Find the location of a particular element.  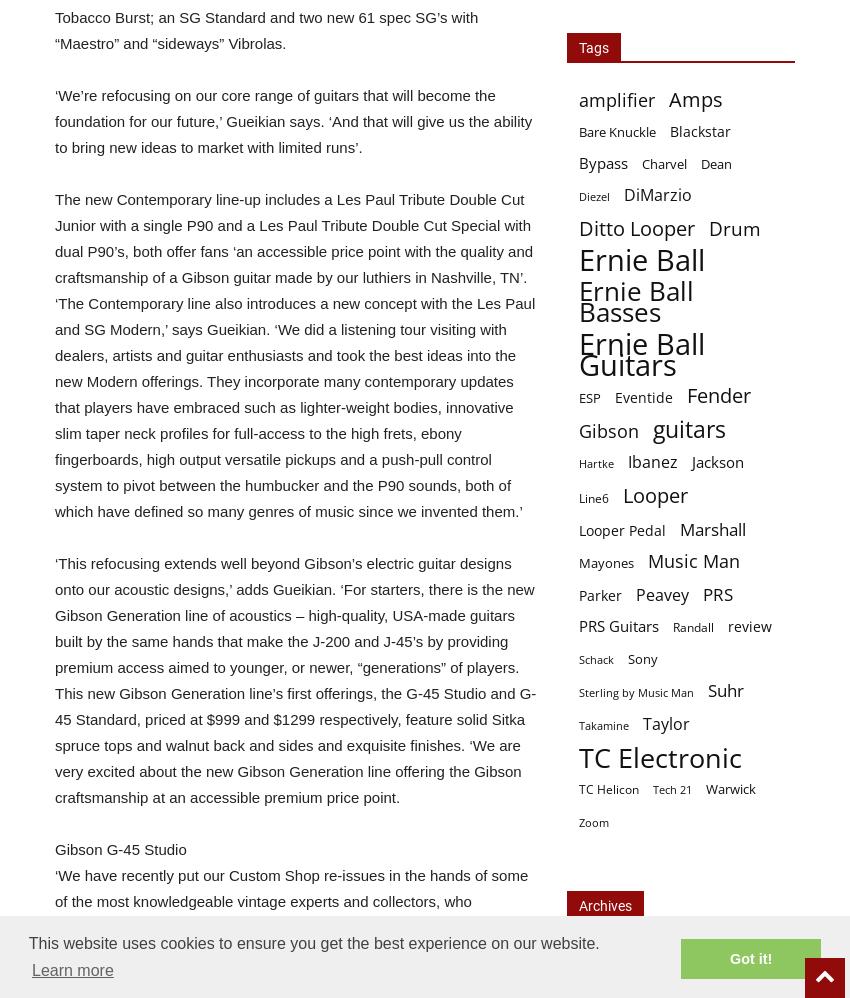

'Taylor' is located at coordinates (666, 724).